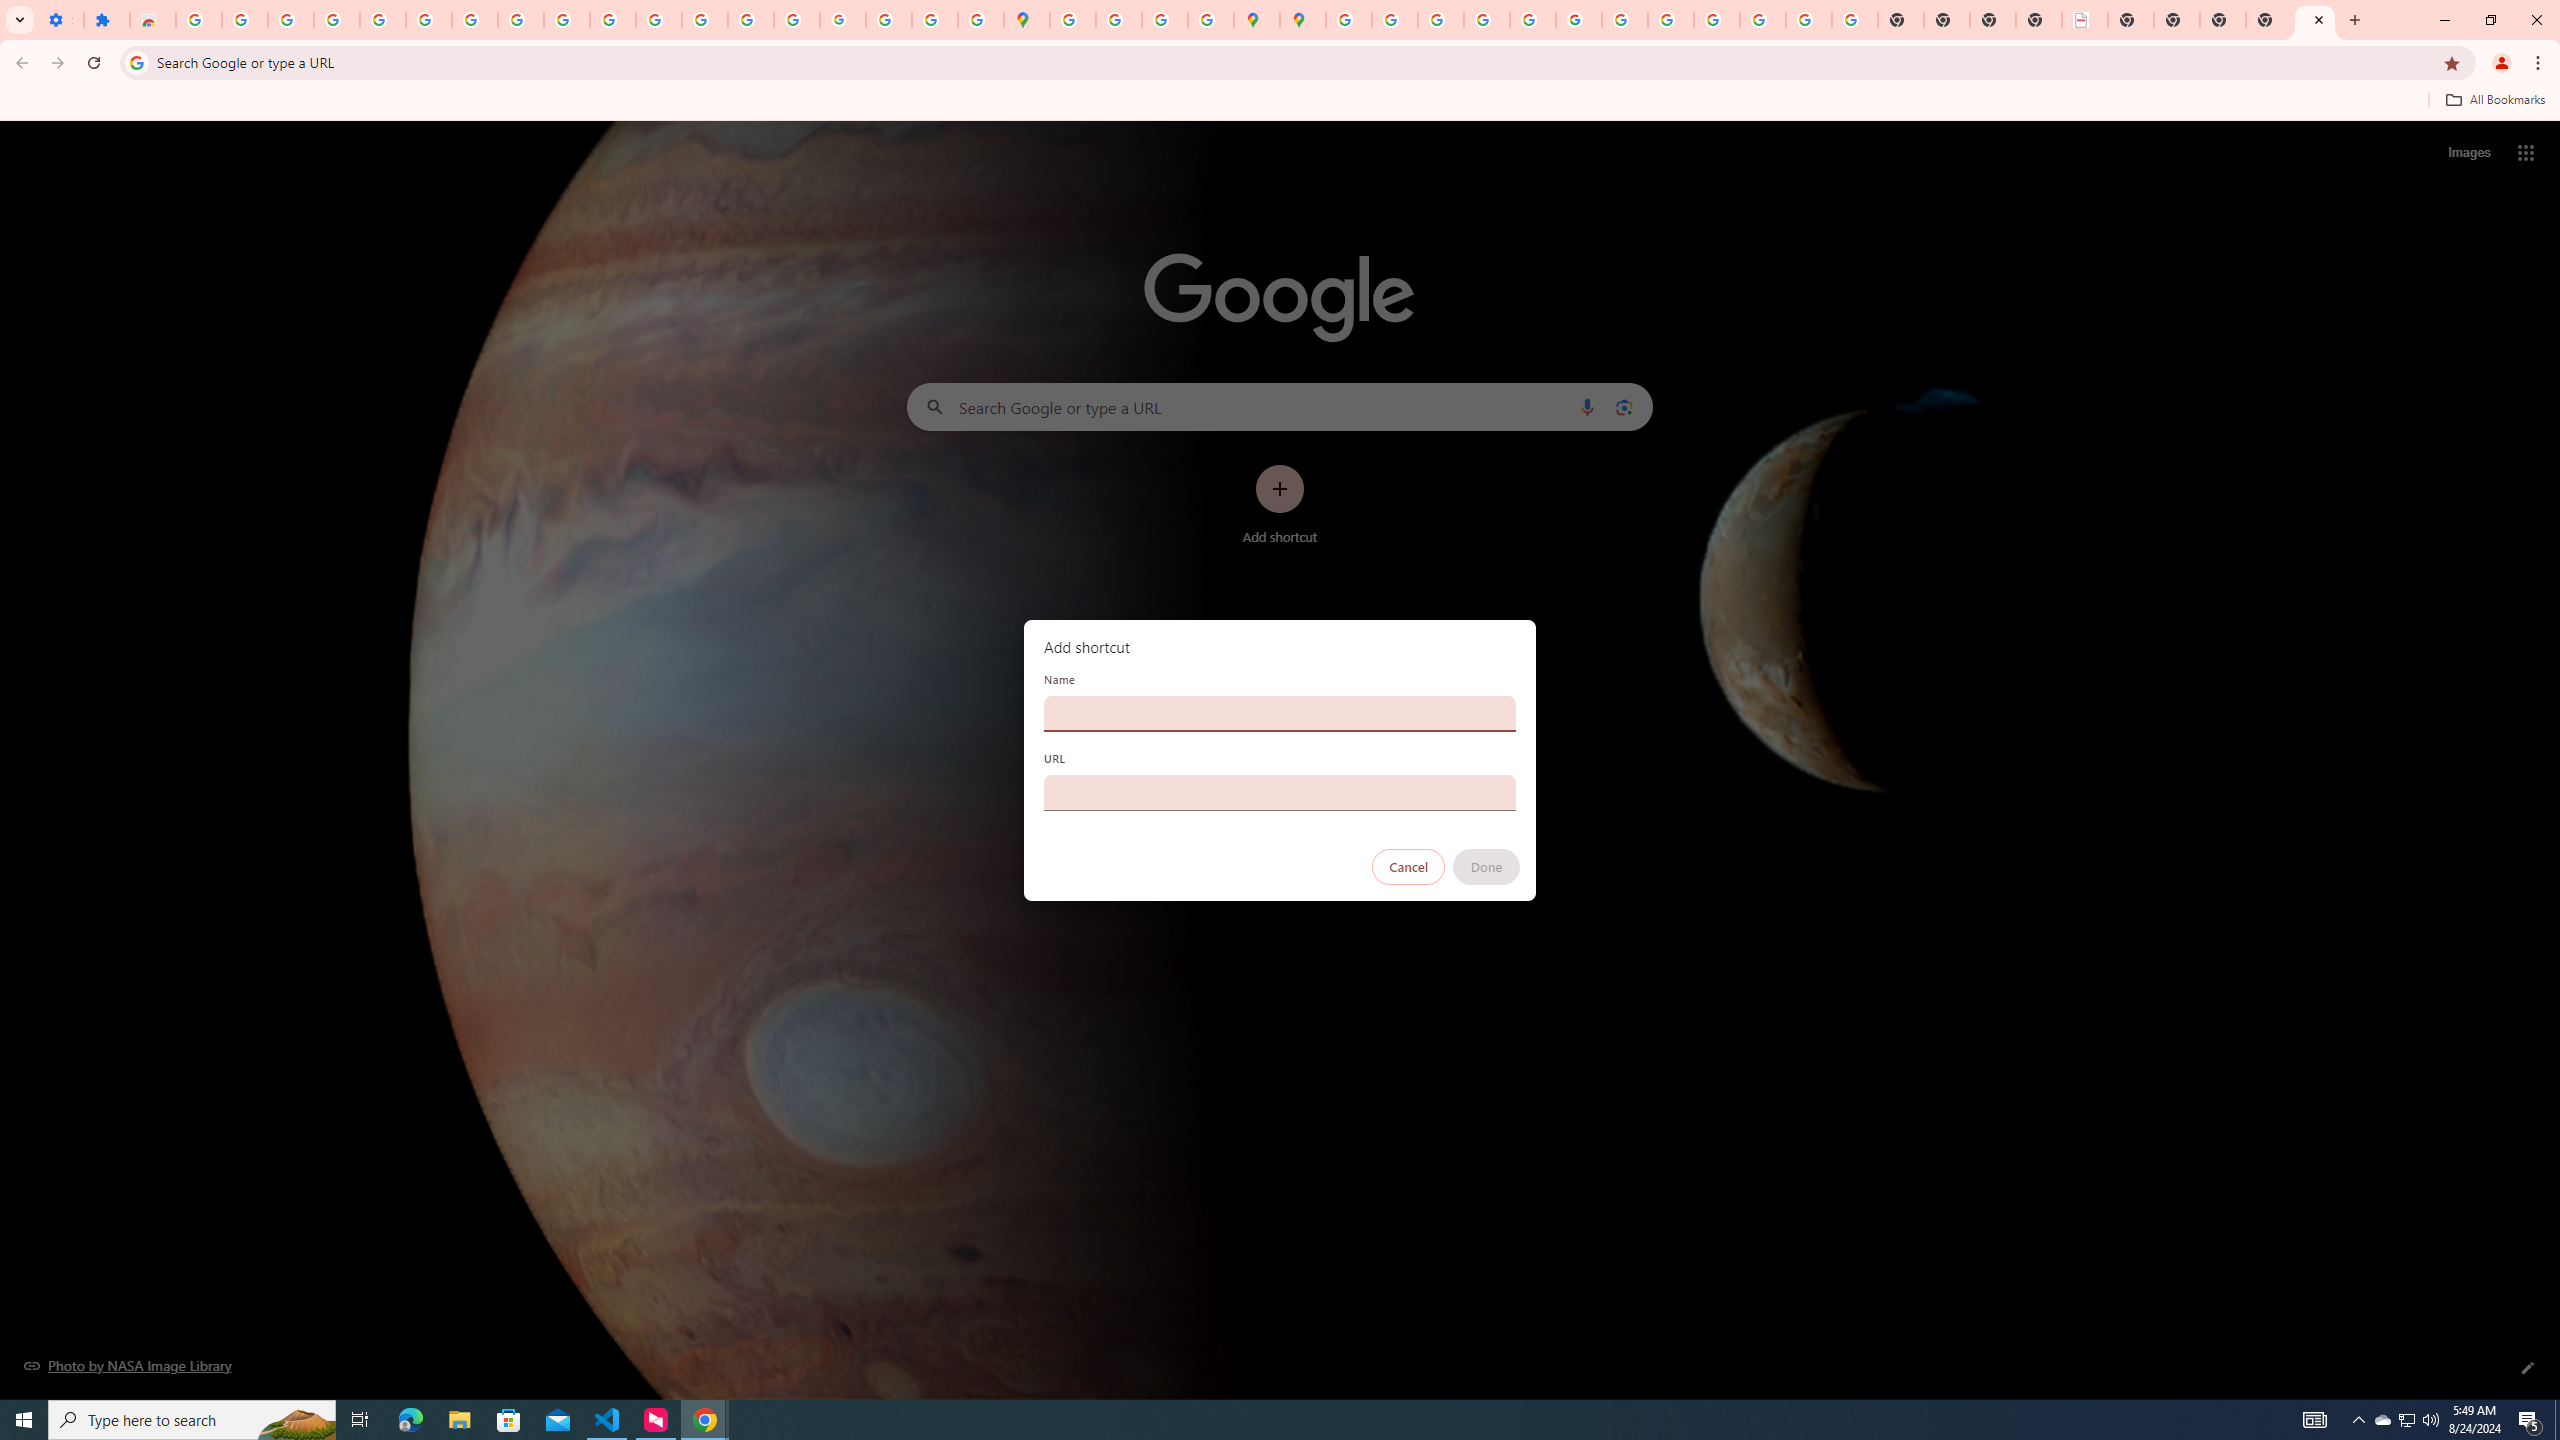 This screenshot has width=2560, height=1440. Describe the element at coordinates (2084, 19) in the screenshot. I see `'LAAD Defence & Security 2025 | BAE Systems'` at that location.